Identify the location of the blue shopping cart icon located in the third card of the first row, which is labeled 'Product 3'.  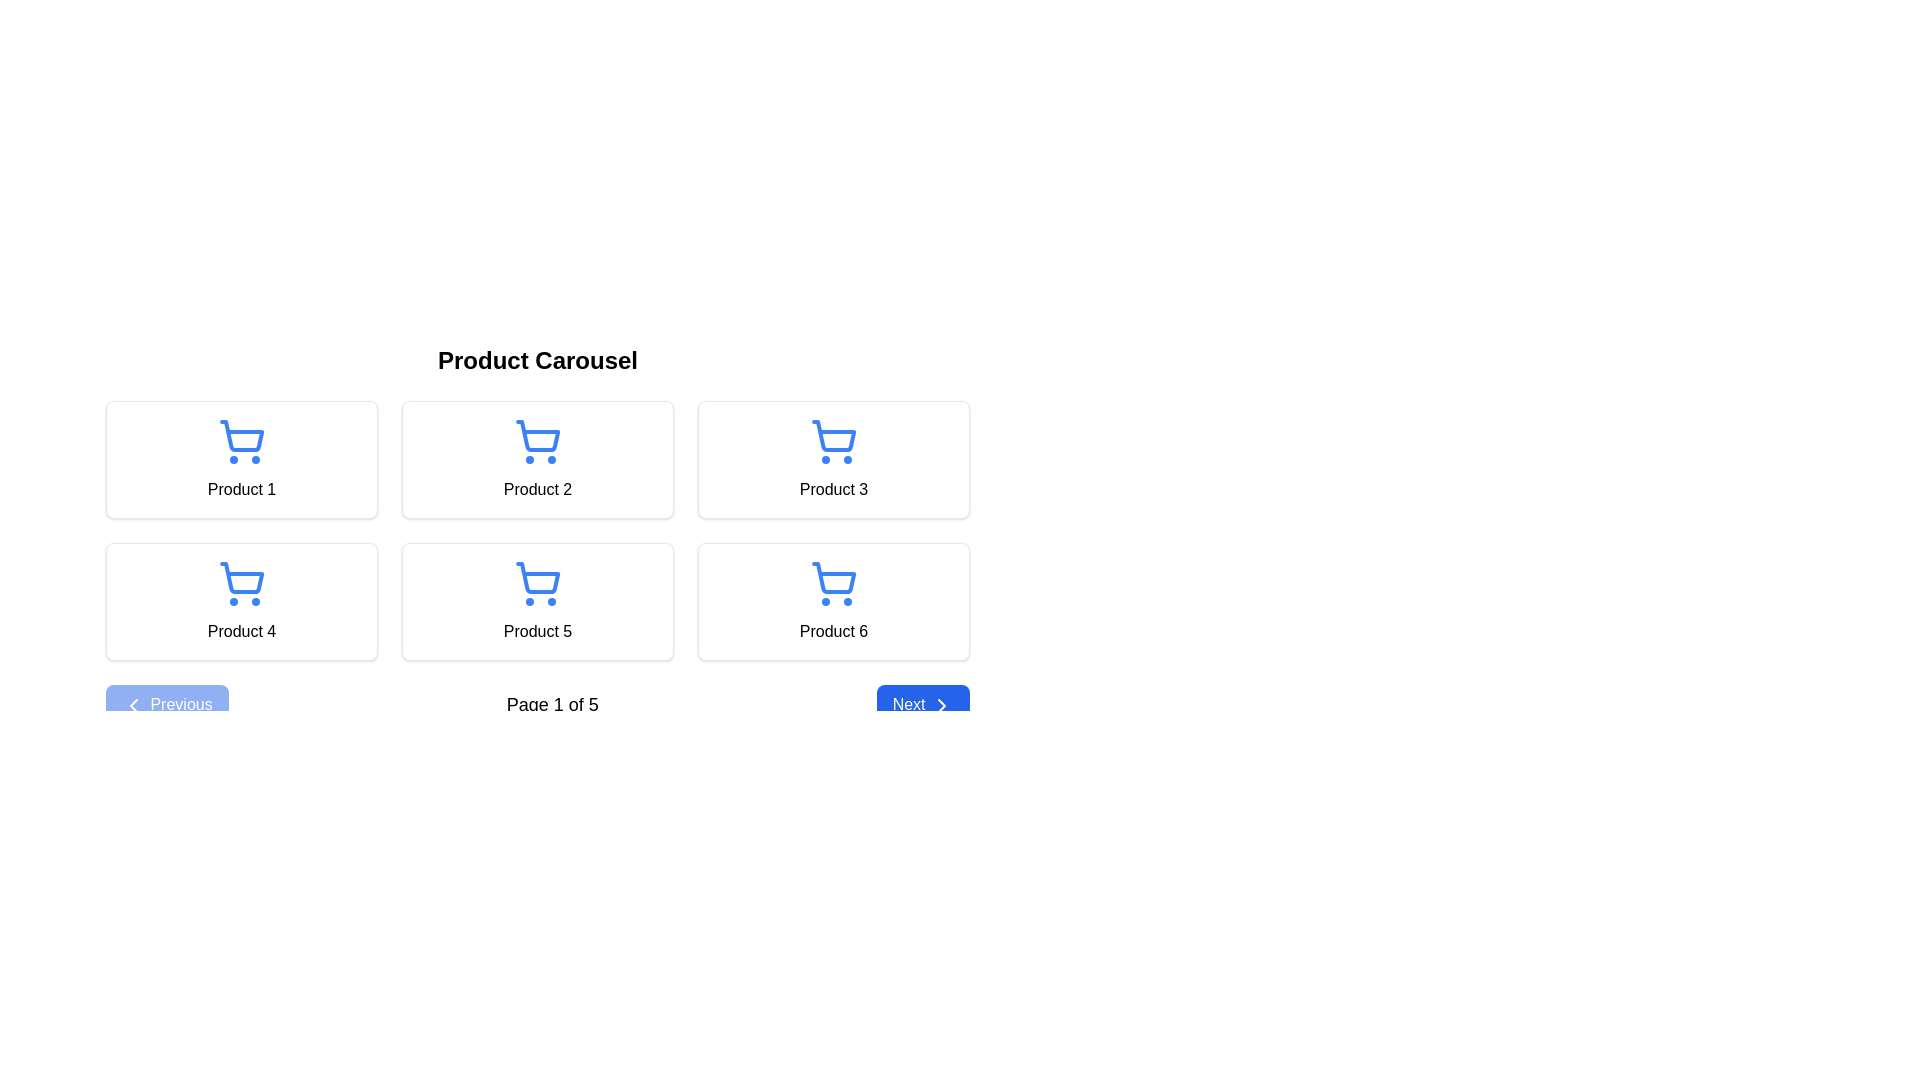
(834, 435).